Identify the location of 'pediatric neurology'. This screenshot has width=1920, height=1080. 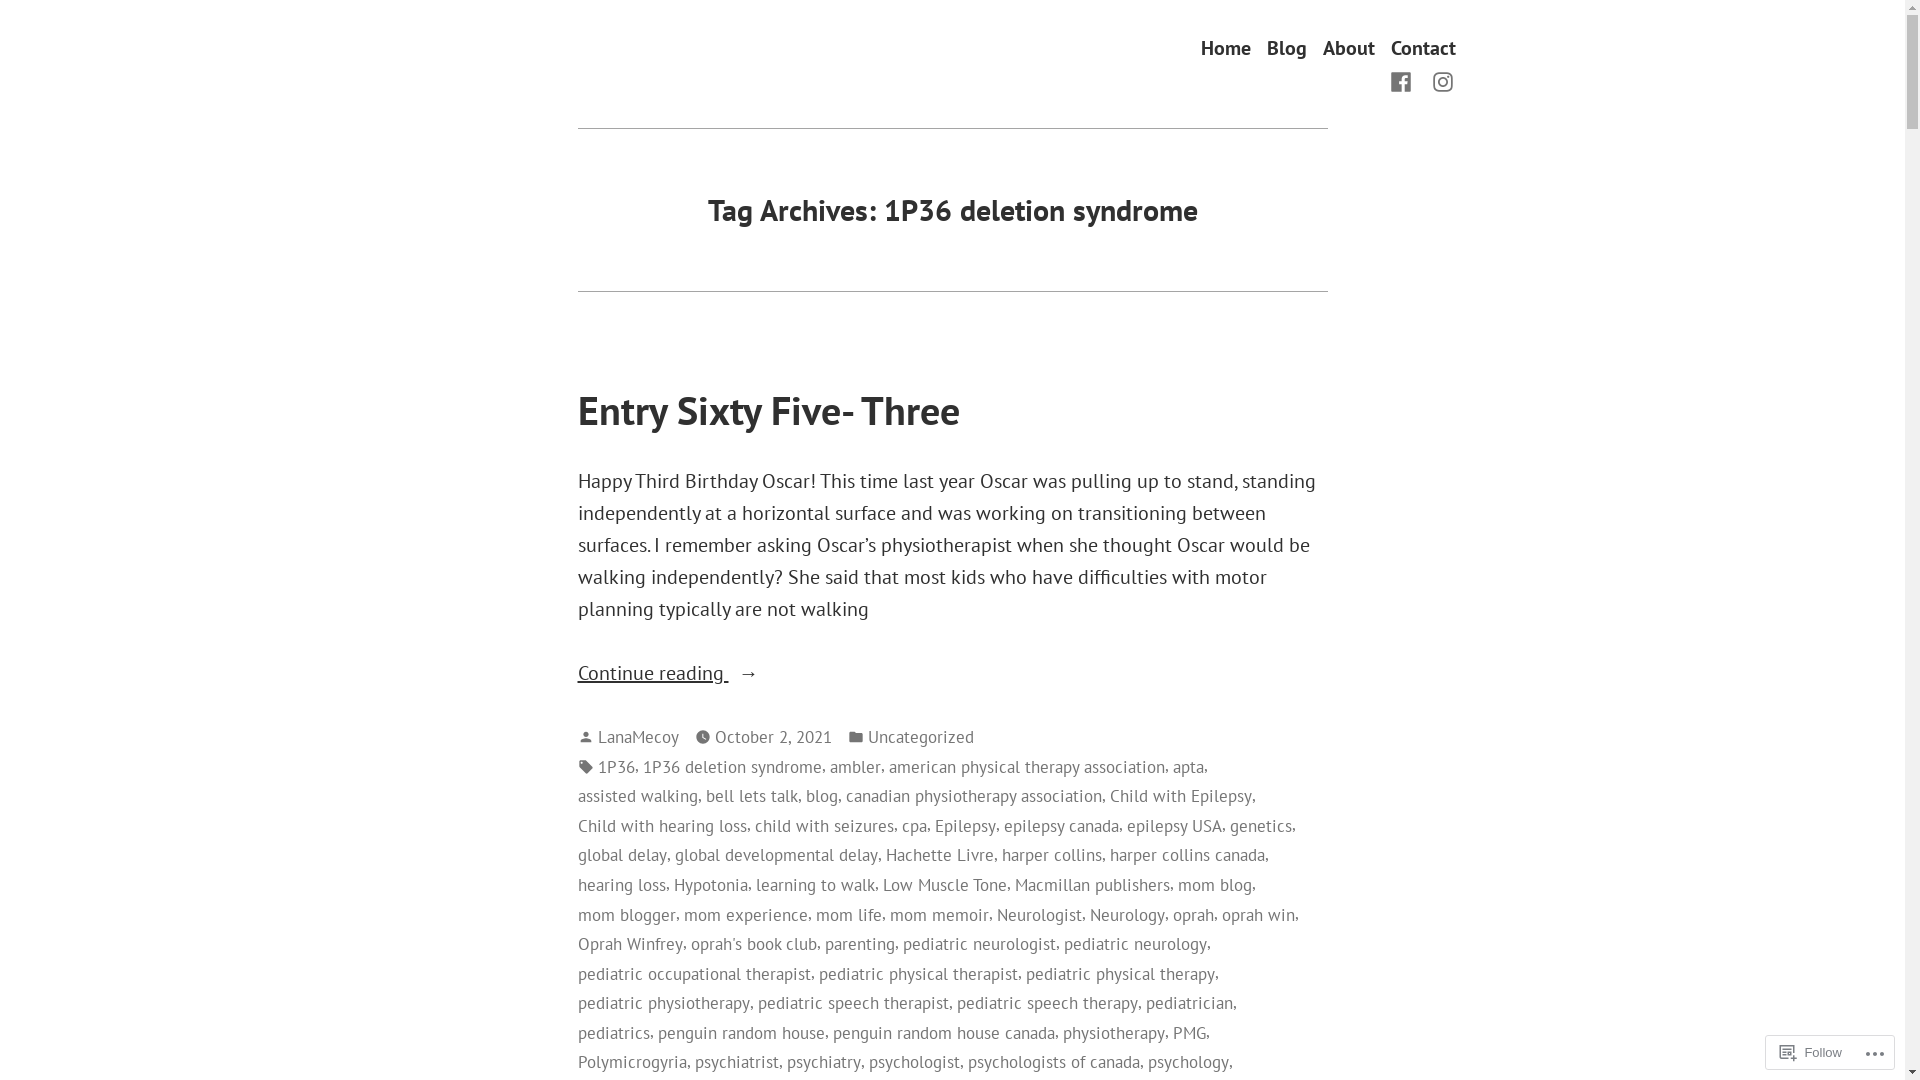
(1135, 944).